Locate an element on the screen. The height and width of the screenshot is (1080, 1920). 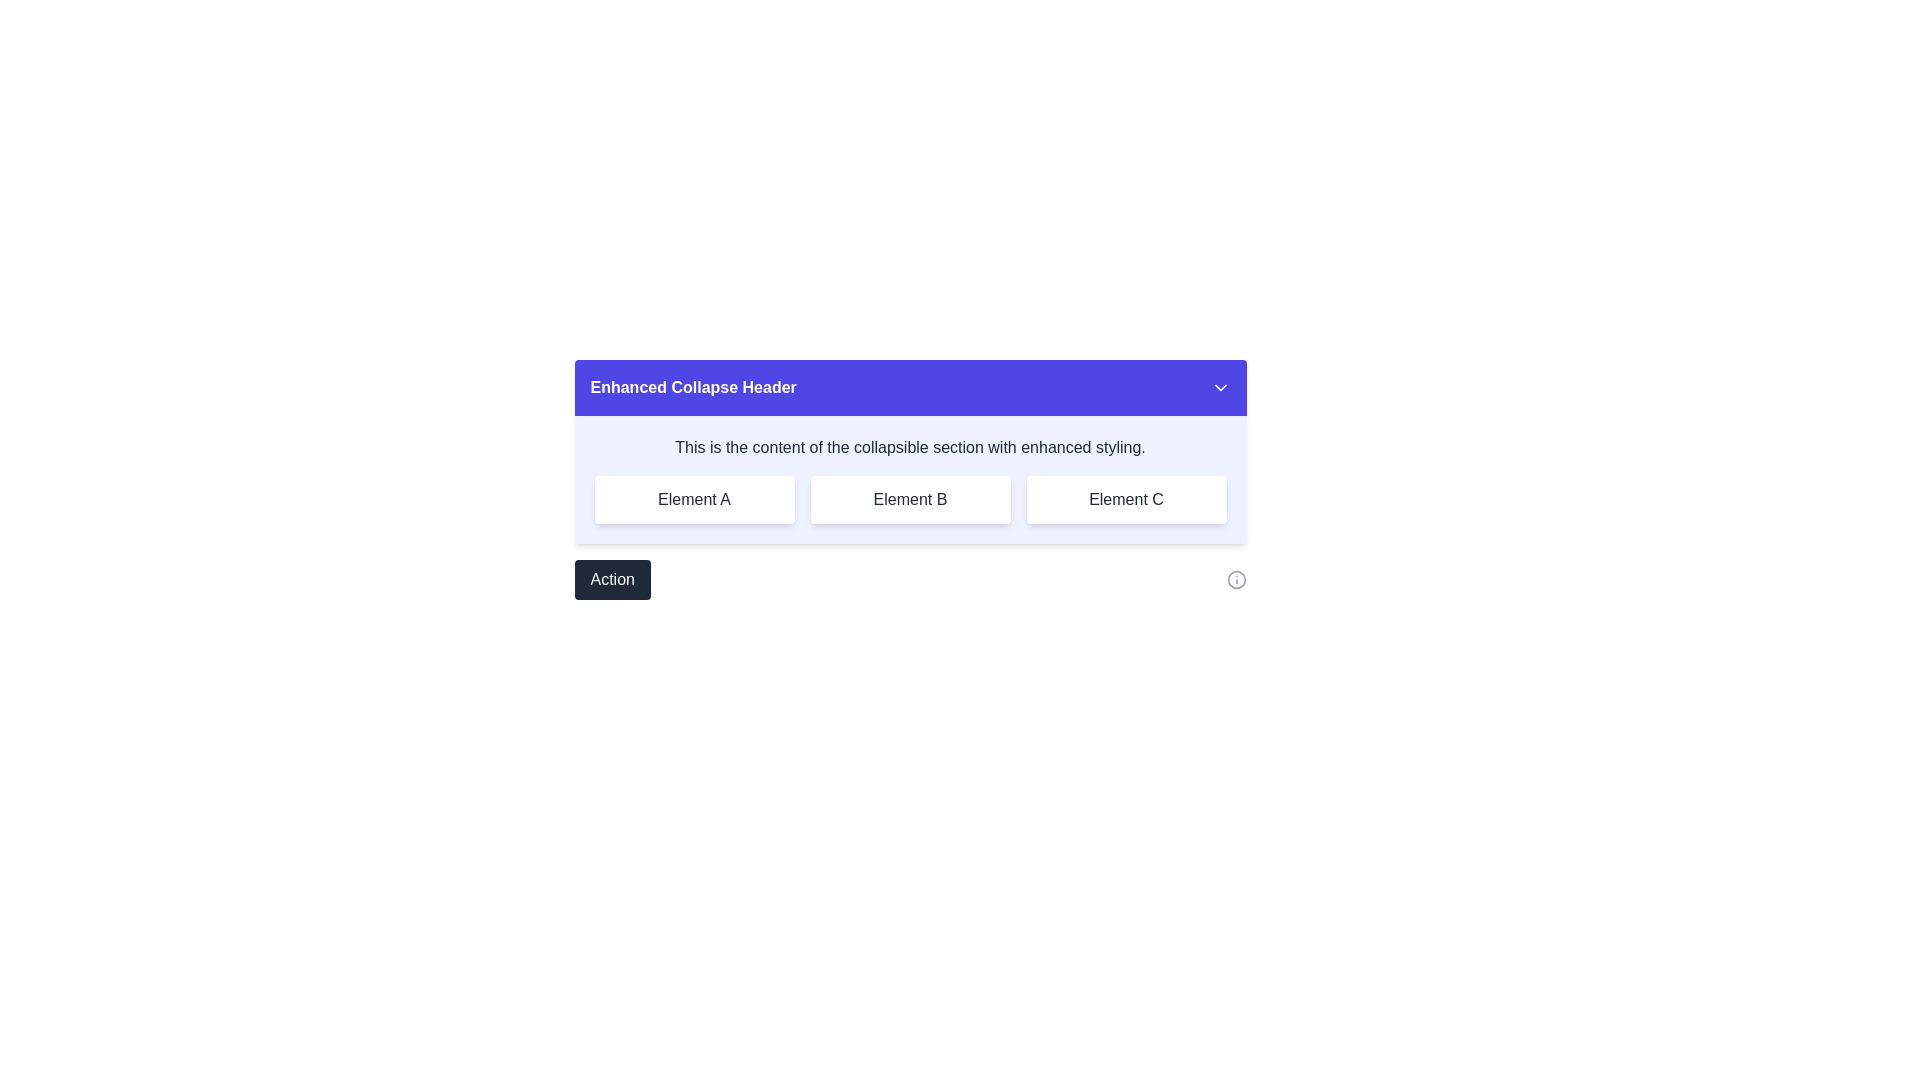
the circular icon with a thin gray outline and an 'i' symbol in the center for more information is located at coordinates (1235, 579).